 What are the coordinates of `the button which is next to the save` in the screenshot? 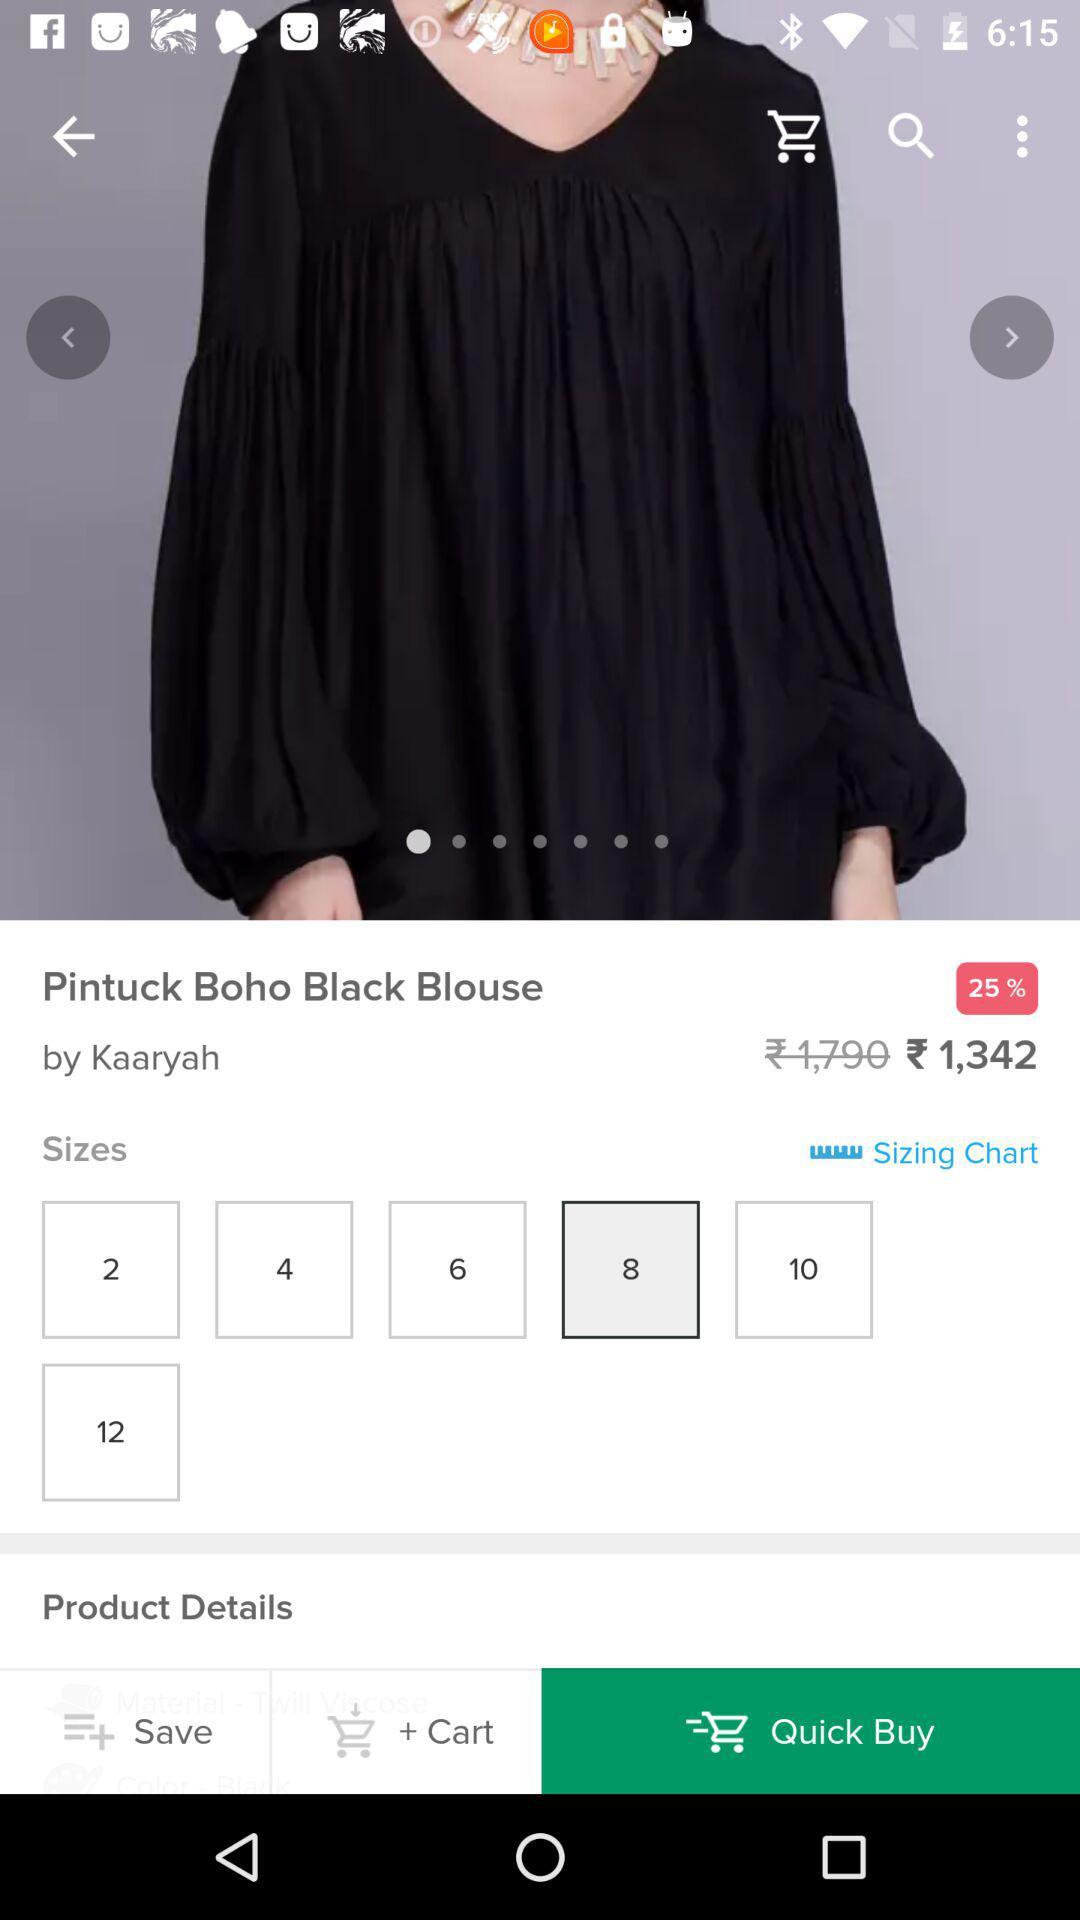 It's located at (406, 1730).